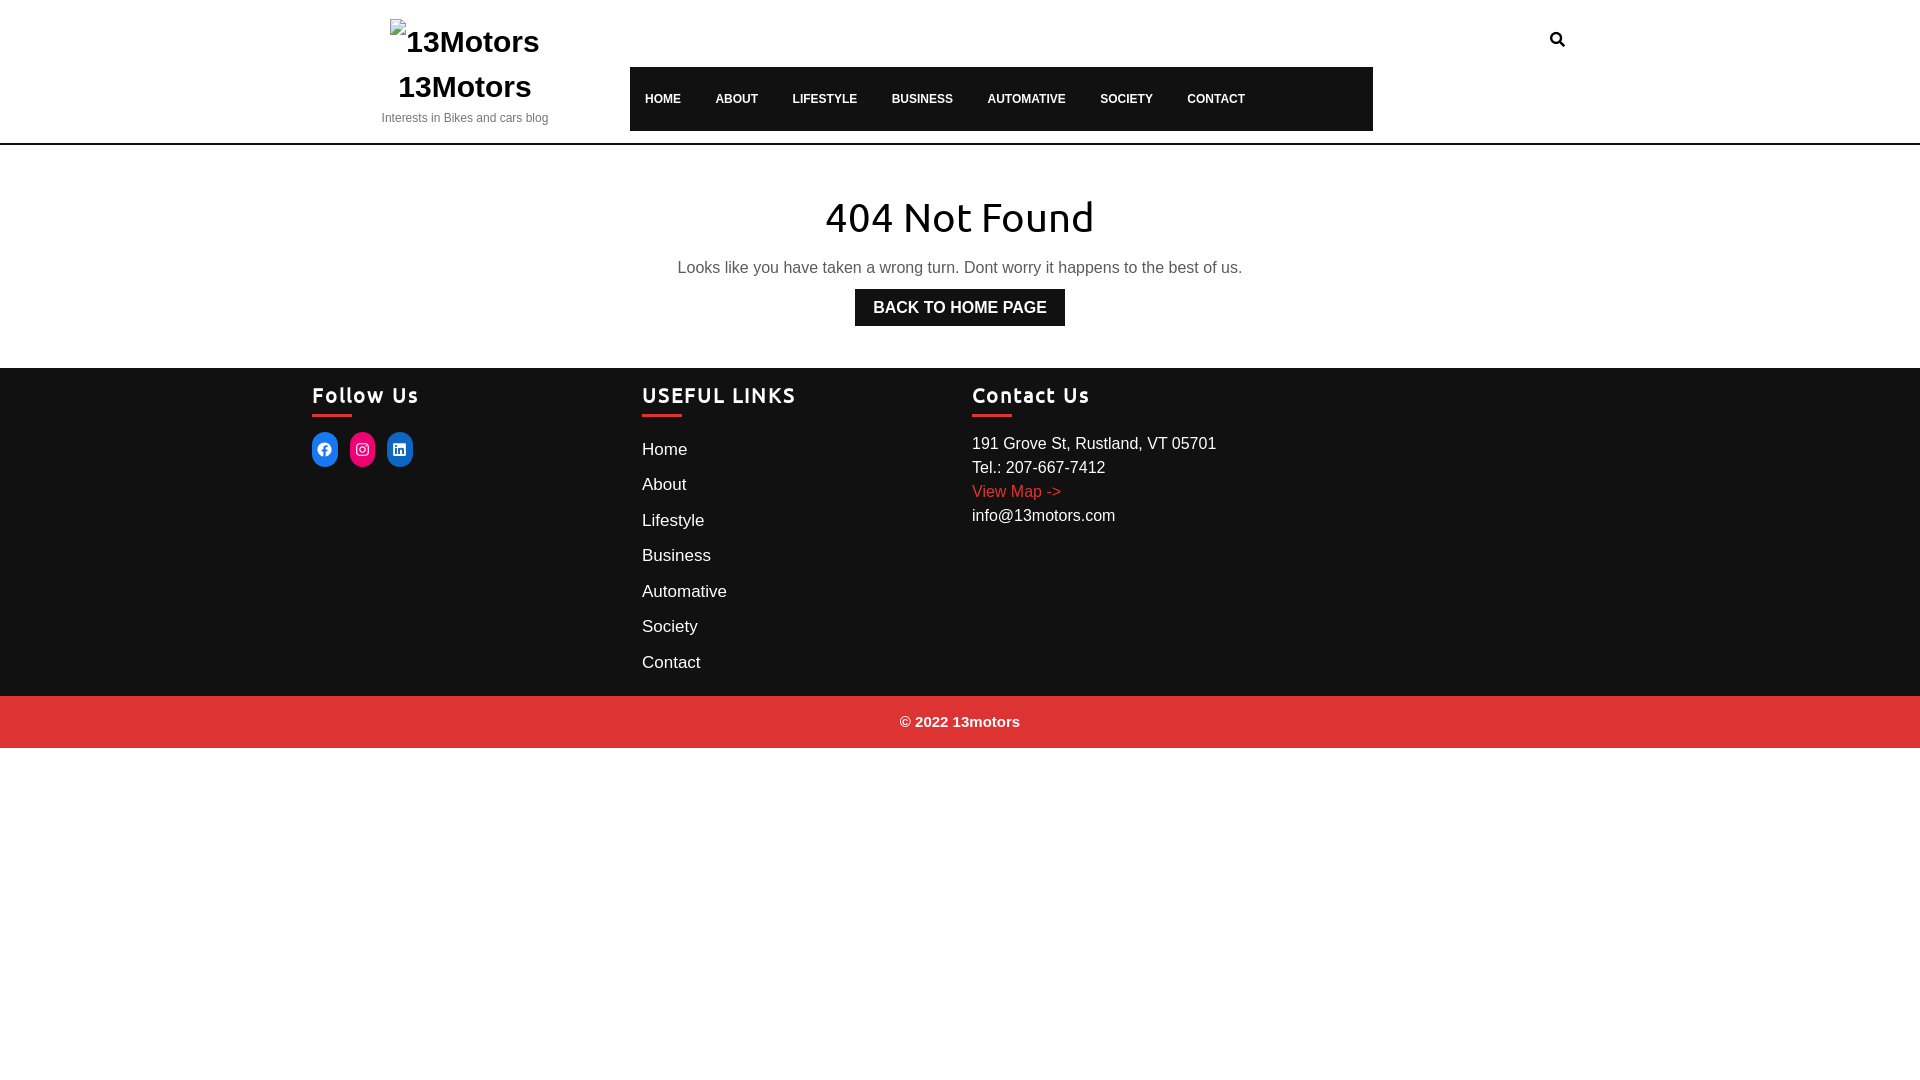  I want to click on 'View Map ->', so click(1016, 491).